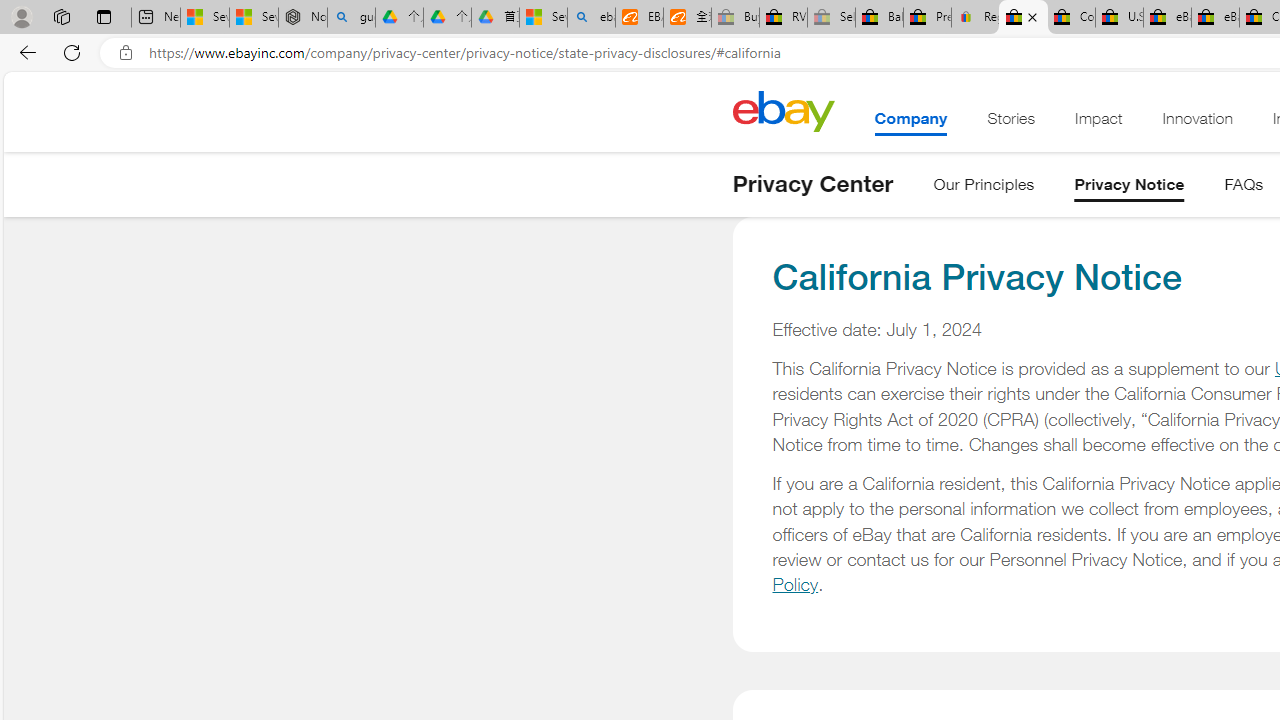 The image size is (1280, 720). Describe the element at coordinates (926, 17) in the screenshot. I see `'Press Room - eBay Inc.'` at that location.